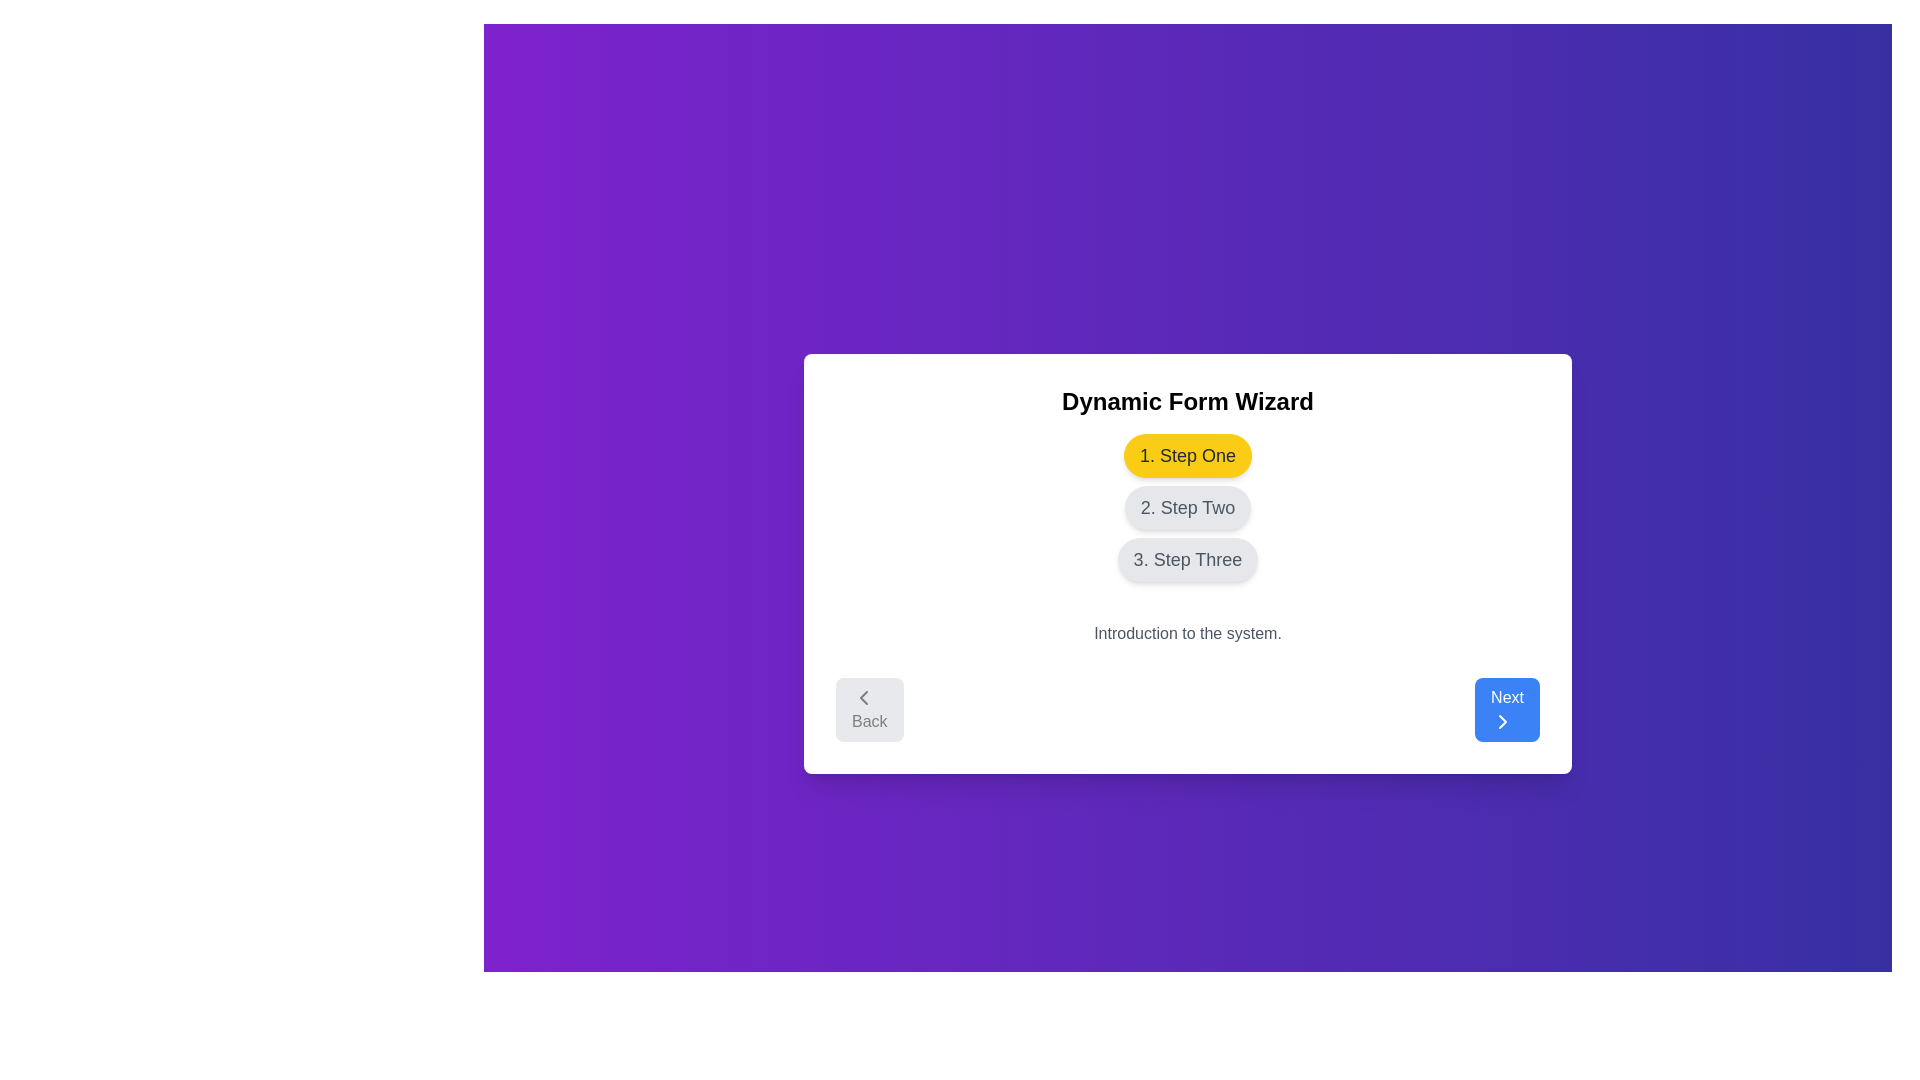  I want to click on the Next button to navigate the steps, so click(1507, 708).